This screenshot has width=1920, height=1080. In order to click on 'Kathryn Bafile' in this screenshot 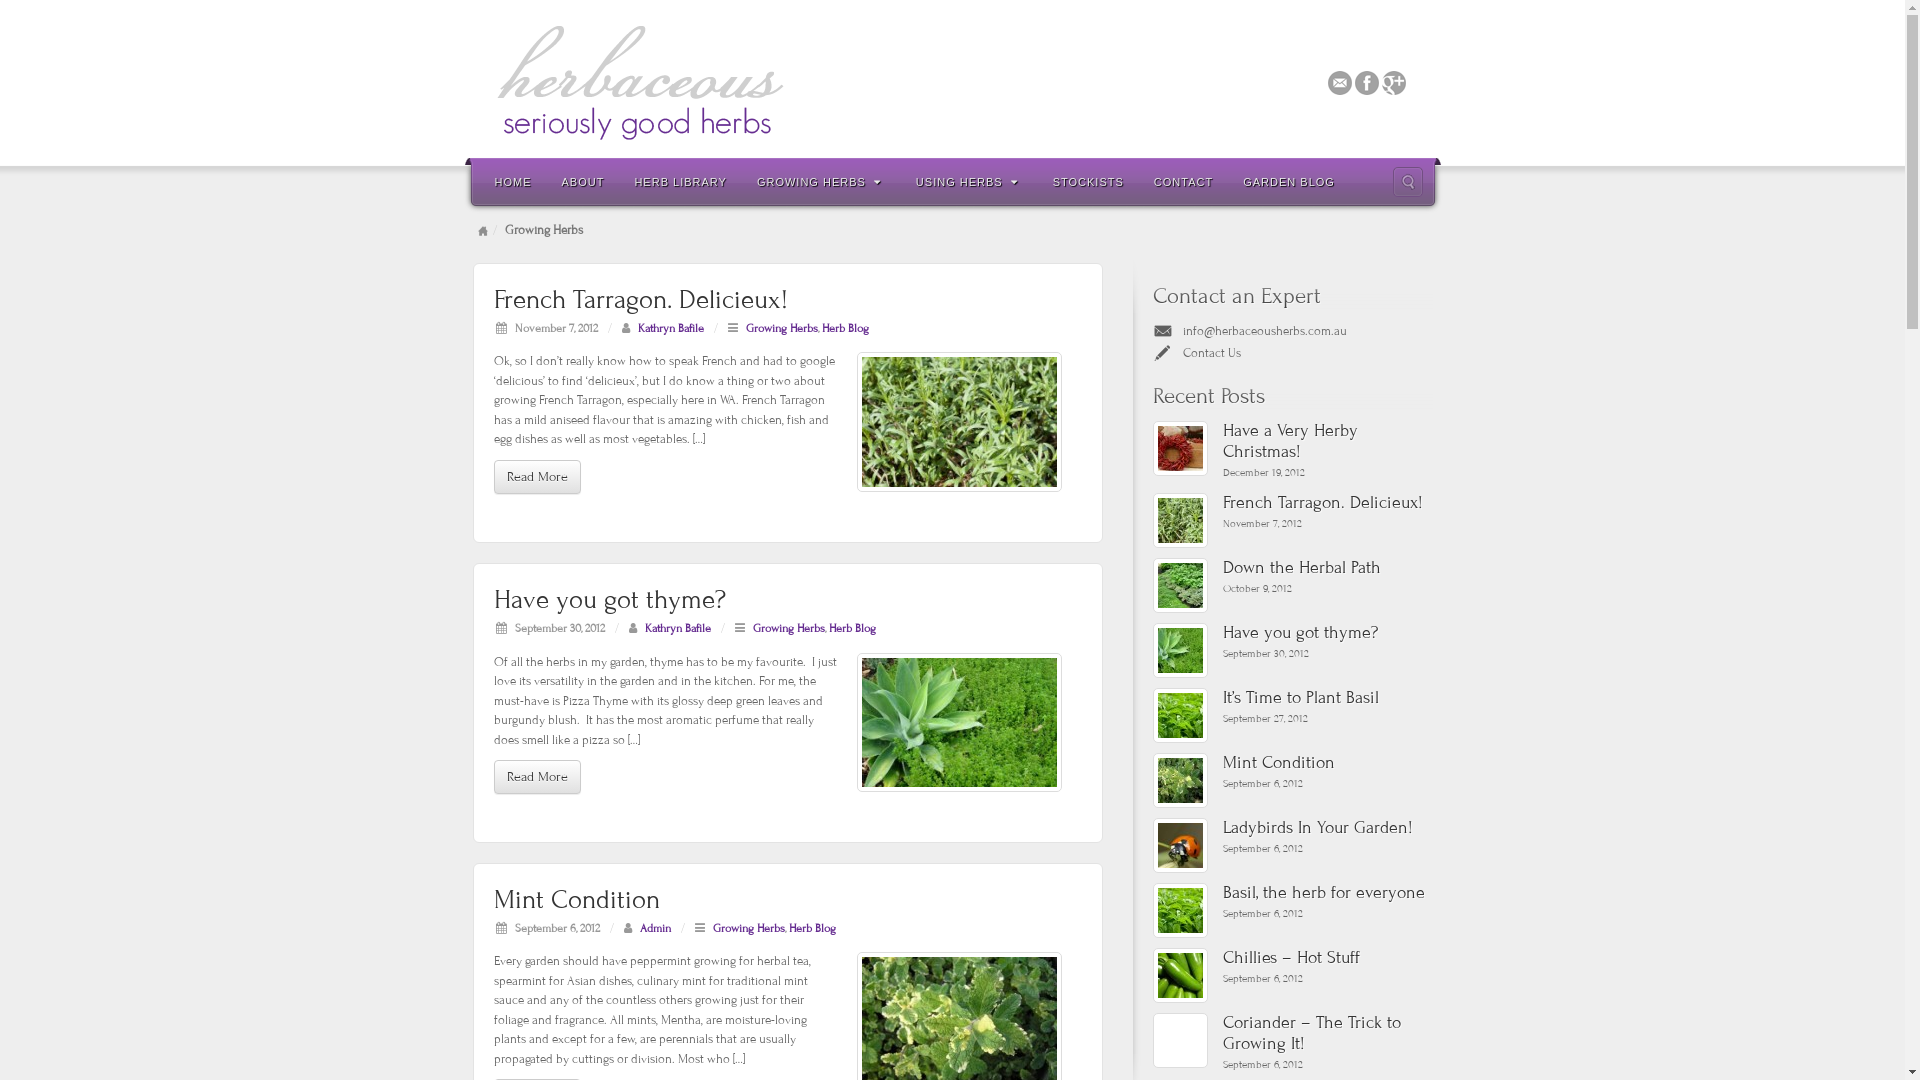, I will do `click(671, 326)`.